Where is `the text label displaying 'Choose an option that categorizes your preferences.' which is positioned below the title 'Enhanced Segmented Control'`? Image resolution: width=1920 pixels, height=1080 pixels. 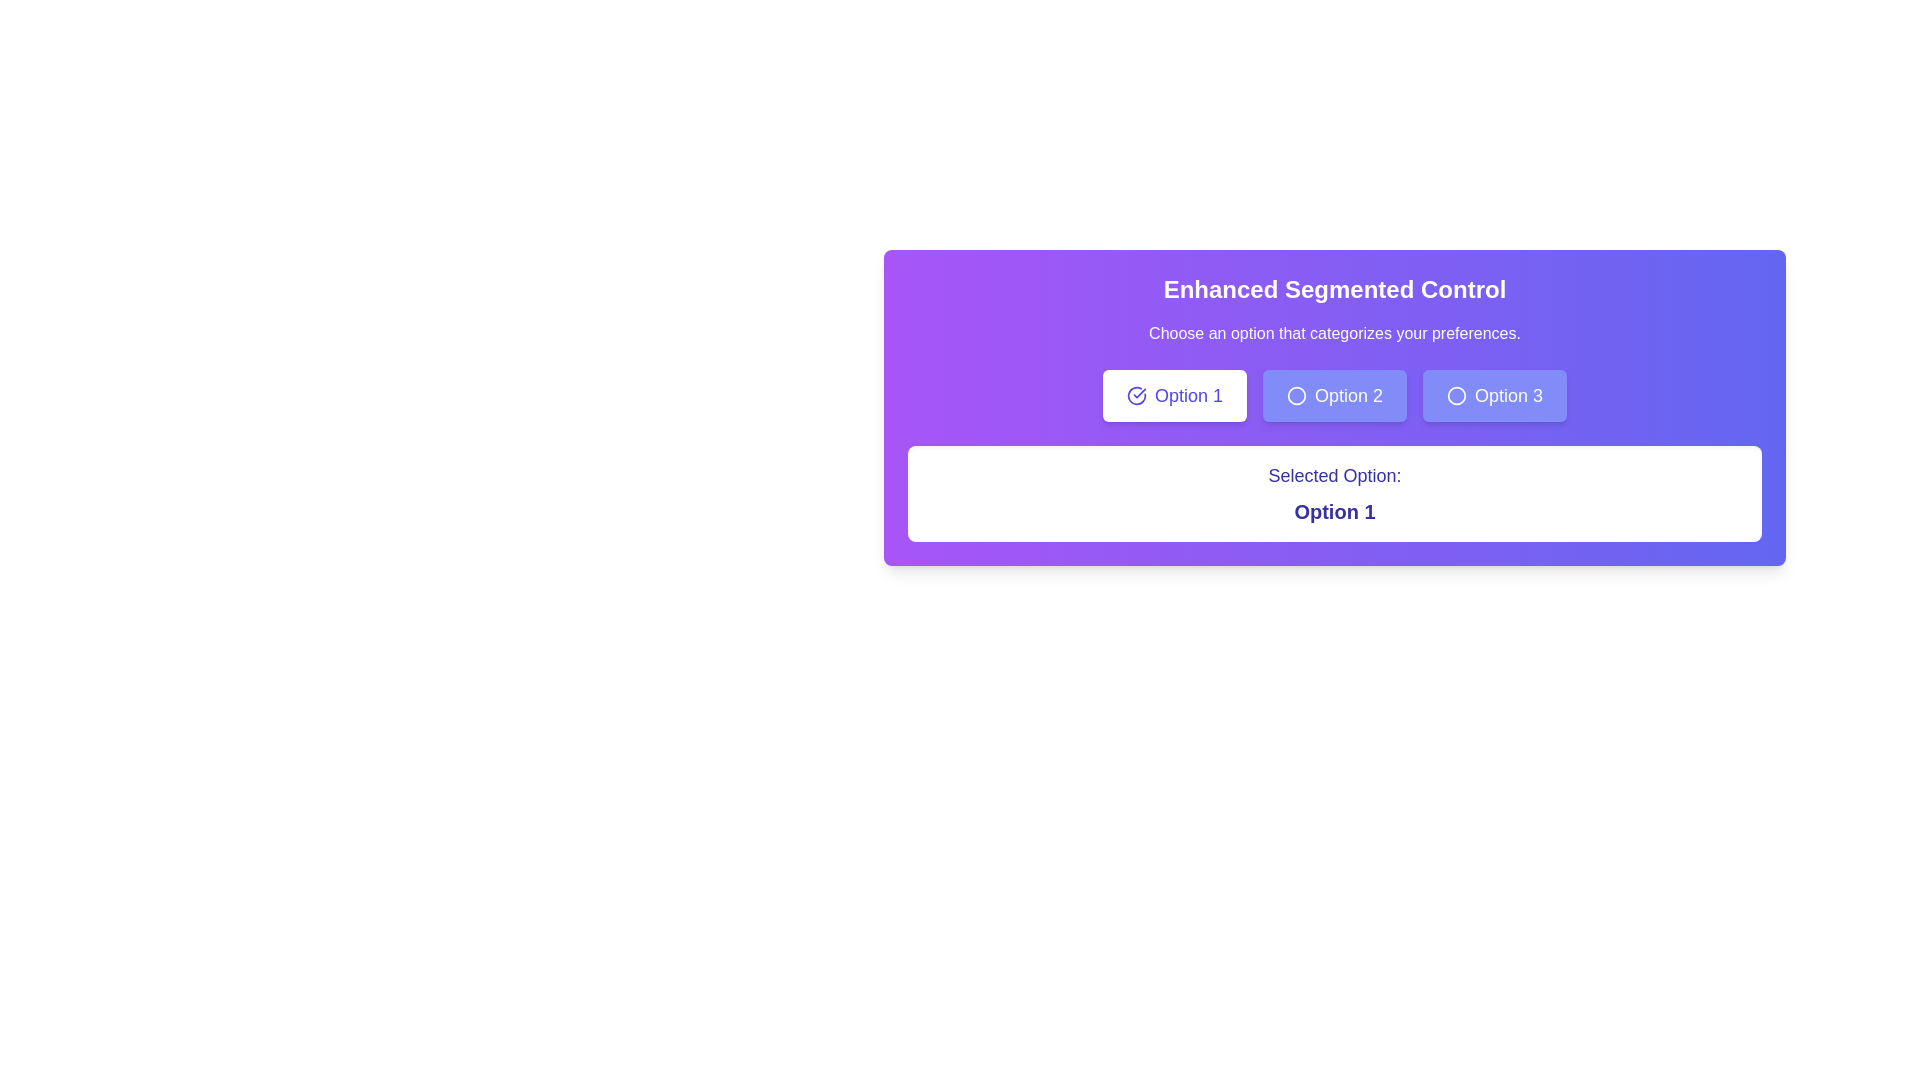
the text label displaying 'Choose an option that categorizes your preferences.' which is positioned below the title 'Enhanced Segmented Control' is located at coordinates (1334, 333).